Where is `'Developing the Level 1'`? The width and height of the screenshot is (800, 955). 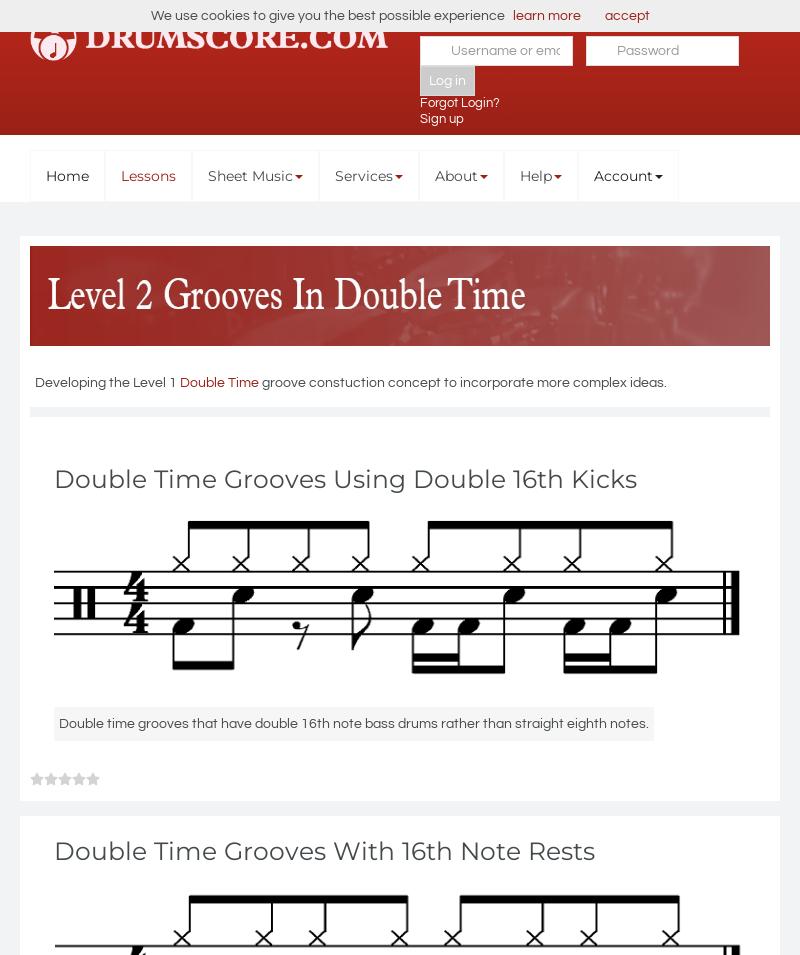 'Developing the Level 1' is located at coordinates (33, 381).